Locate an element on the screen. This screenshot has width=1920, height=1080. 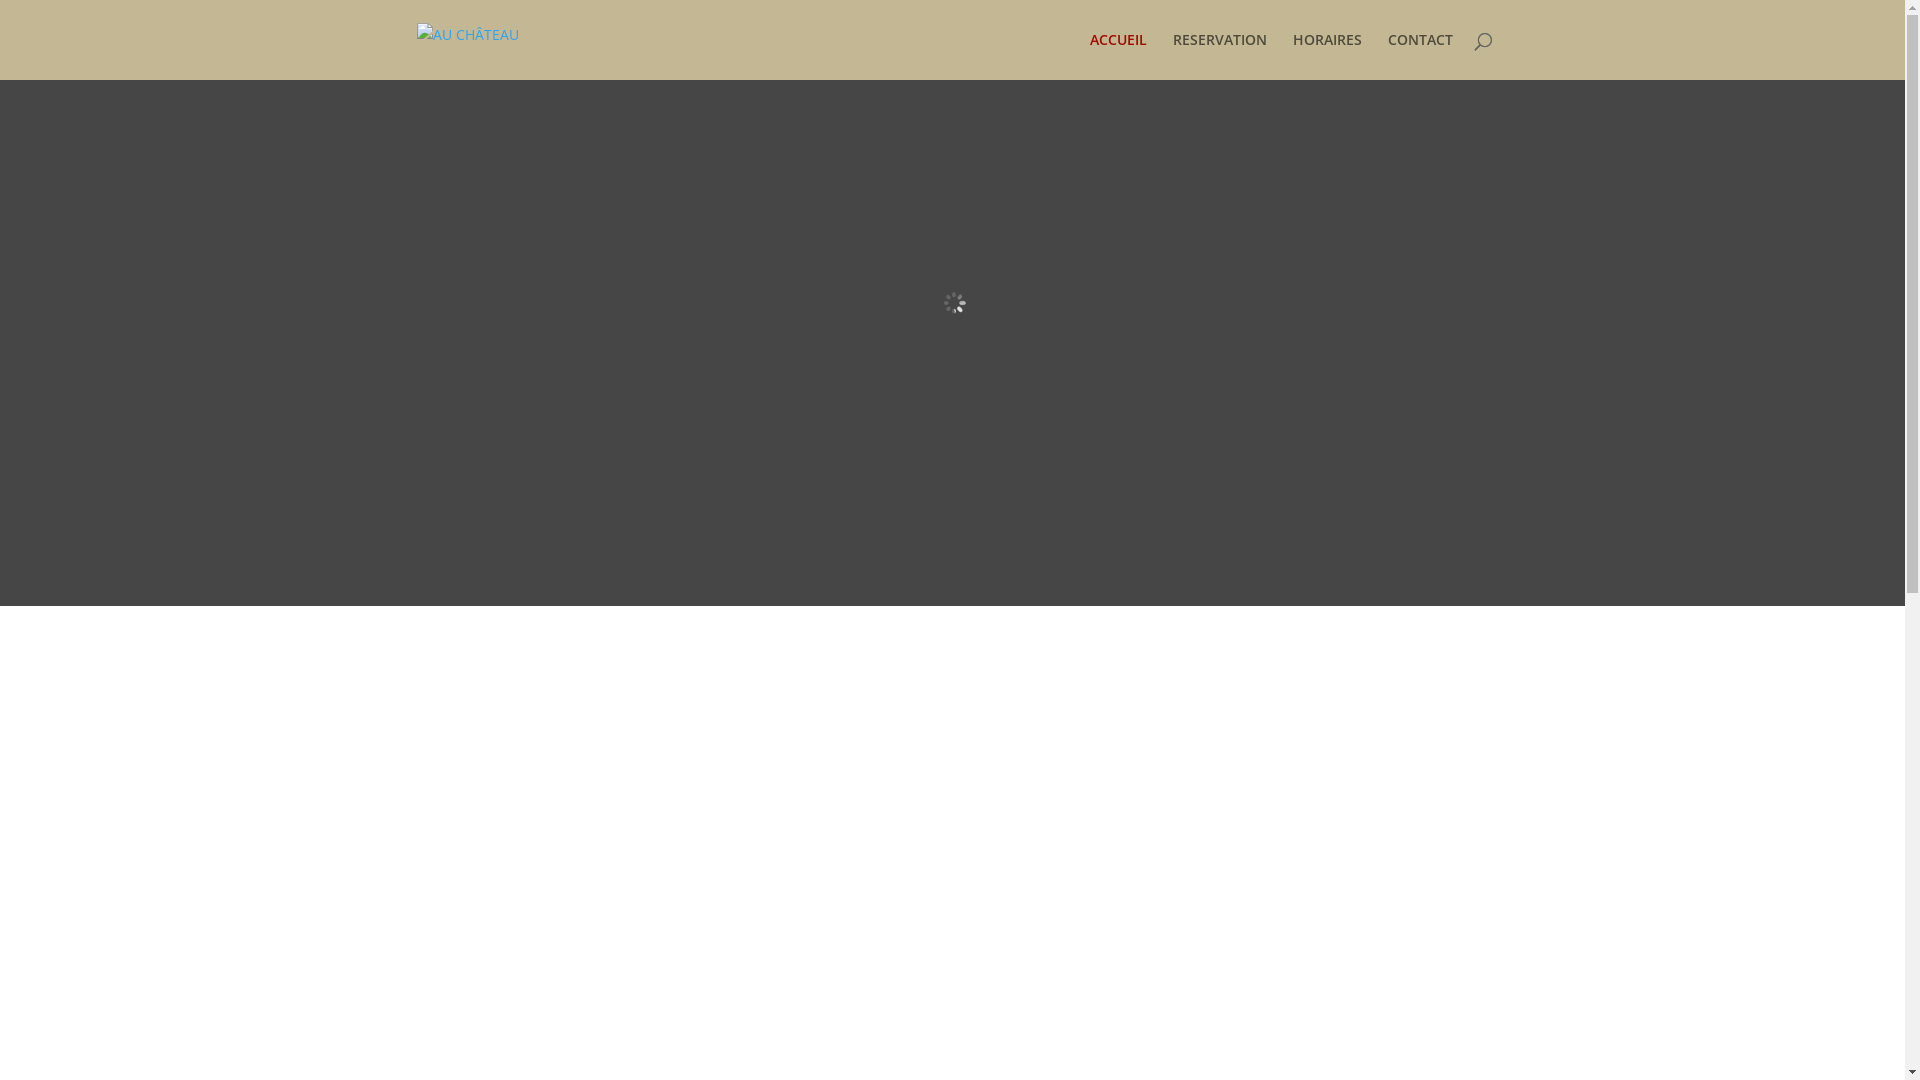
'CONTACT' is located at coordinates (1419, 55).